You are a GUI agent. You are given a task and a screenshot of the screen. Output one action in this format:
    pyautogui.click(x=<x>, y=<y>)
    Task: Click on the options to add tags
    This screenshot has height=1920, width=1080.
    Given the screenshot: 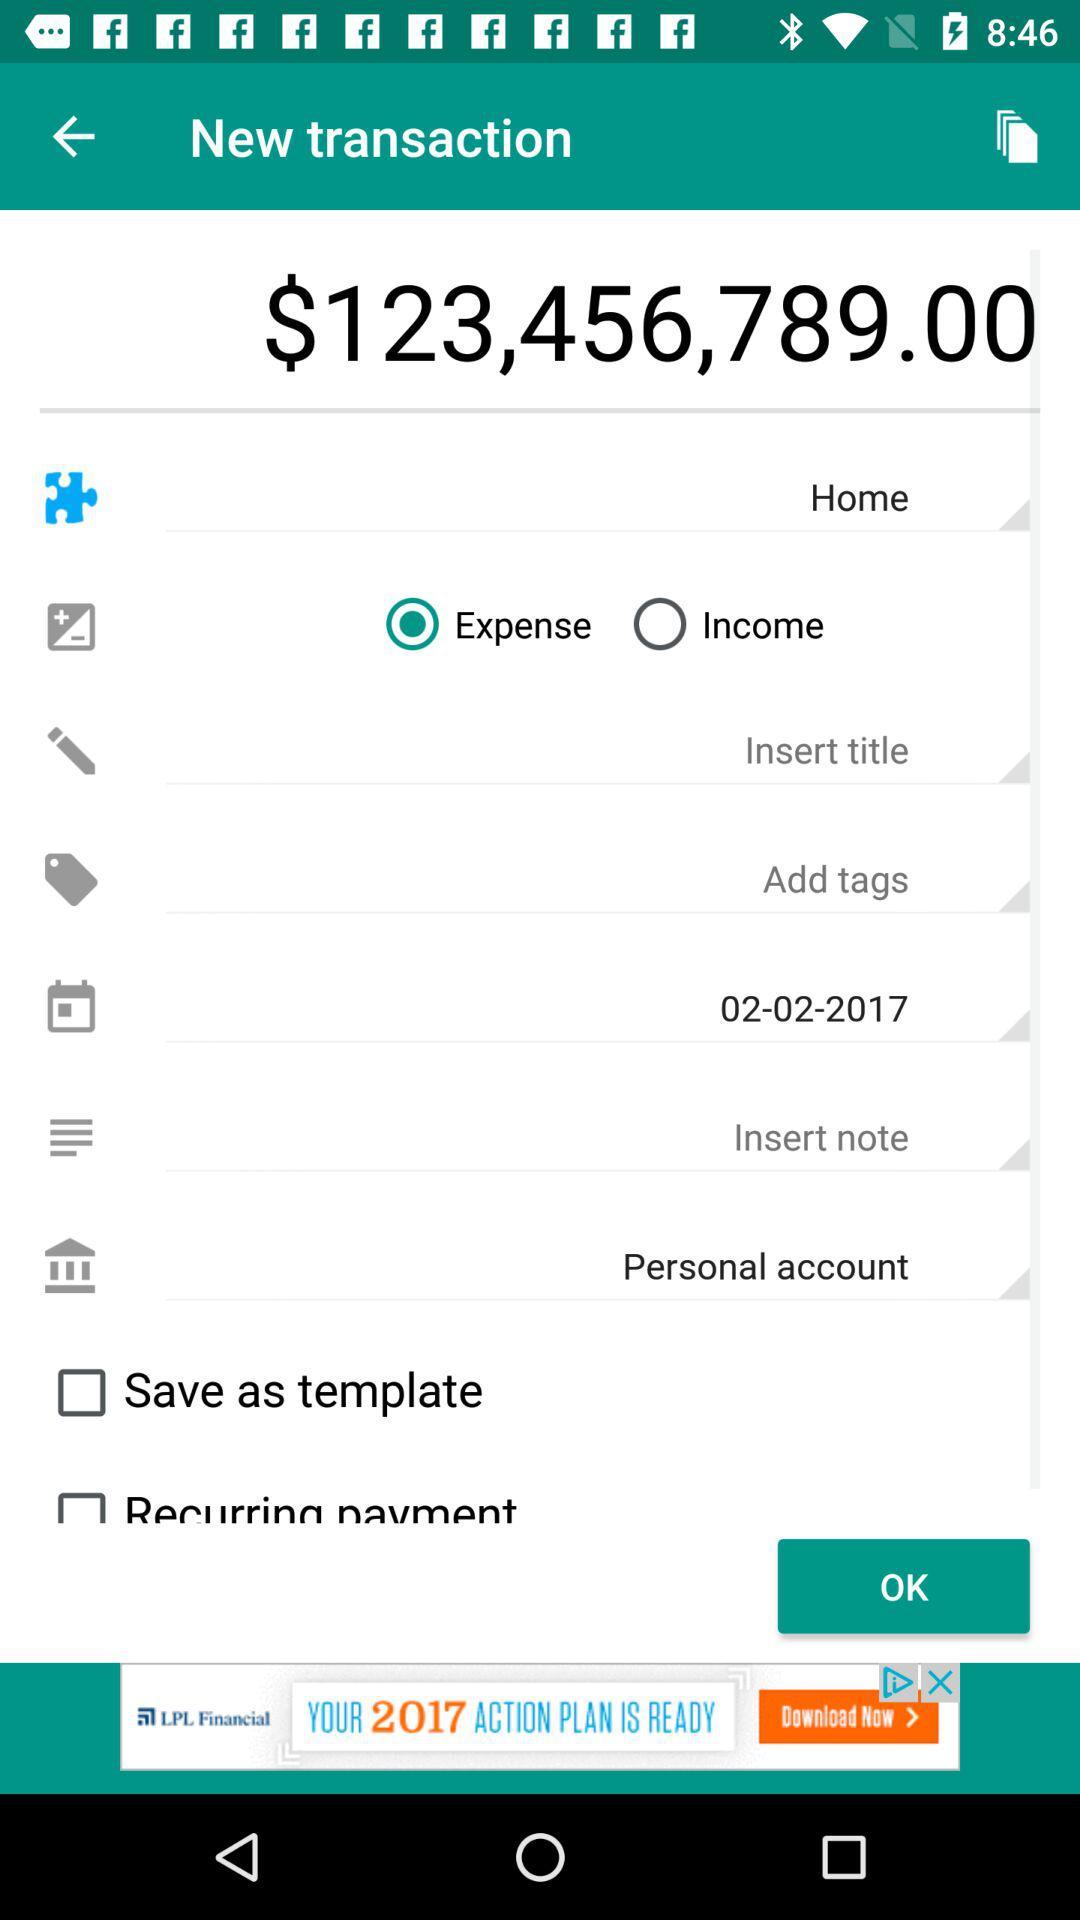 What is the action you would take?
    pyautogui.click(x=596, y=879)
    